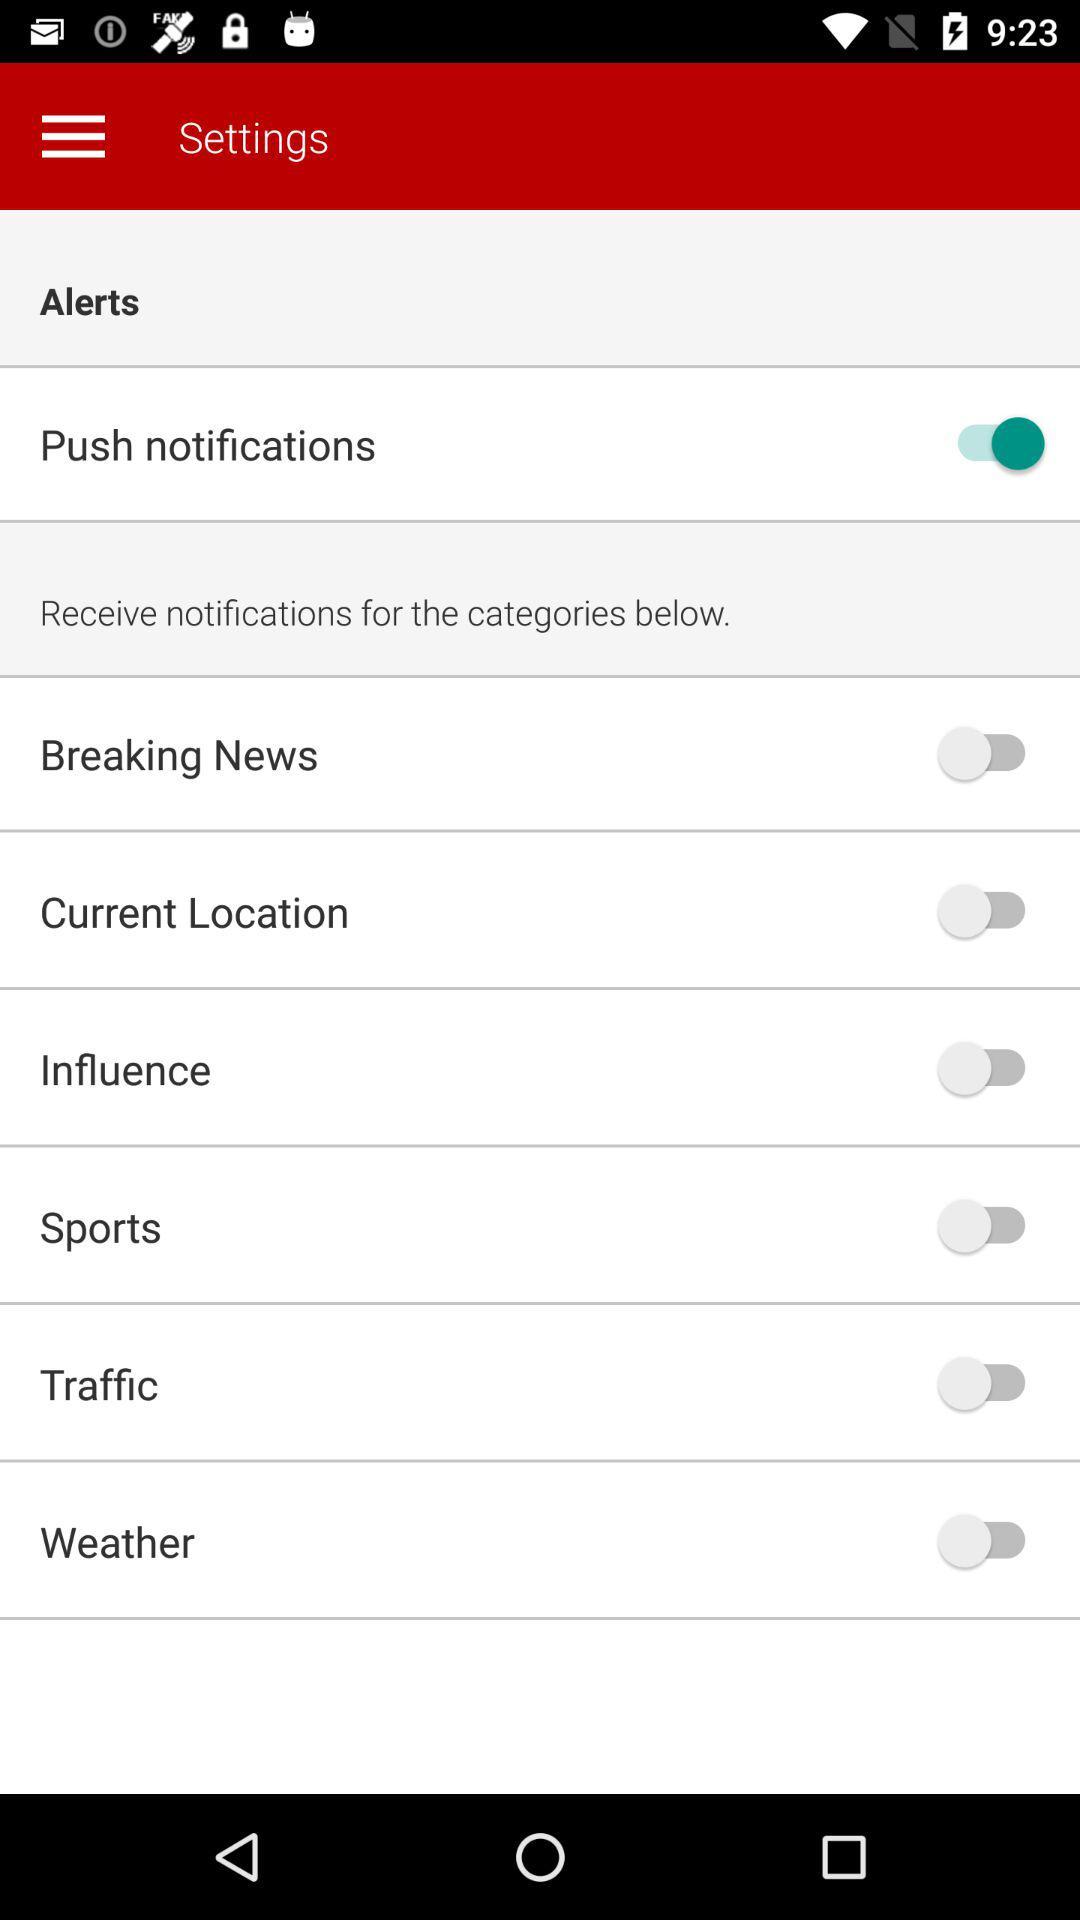 This screenshot has width=1080, height=1920. I want to click on on and off, so click(991, 1224).